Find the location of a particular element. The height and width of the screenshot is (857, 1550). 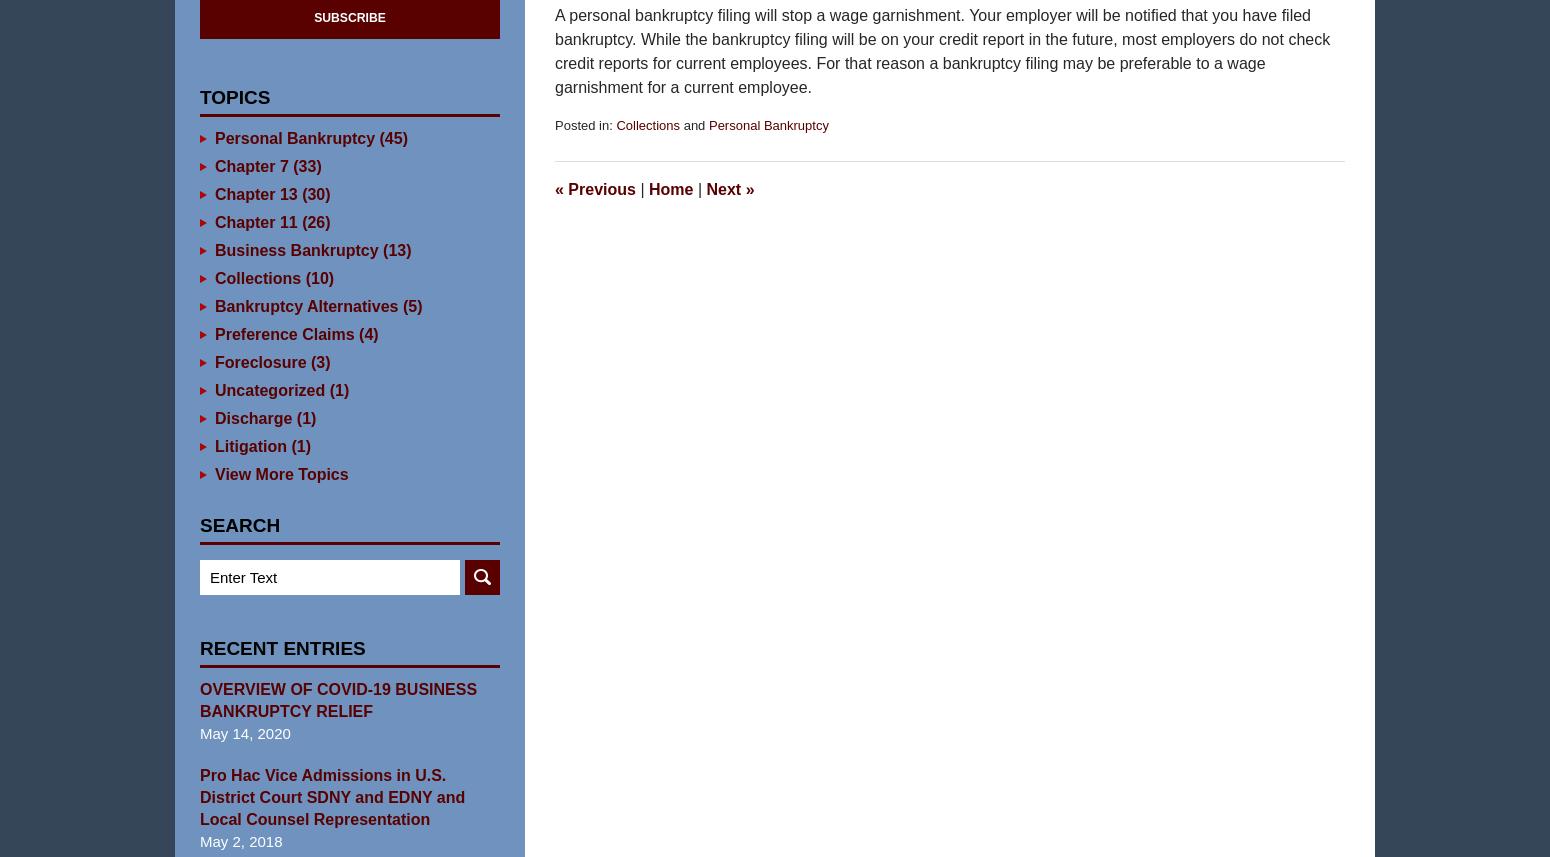

'(33)' is located at coordinates (287, 196).